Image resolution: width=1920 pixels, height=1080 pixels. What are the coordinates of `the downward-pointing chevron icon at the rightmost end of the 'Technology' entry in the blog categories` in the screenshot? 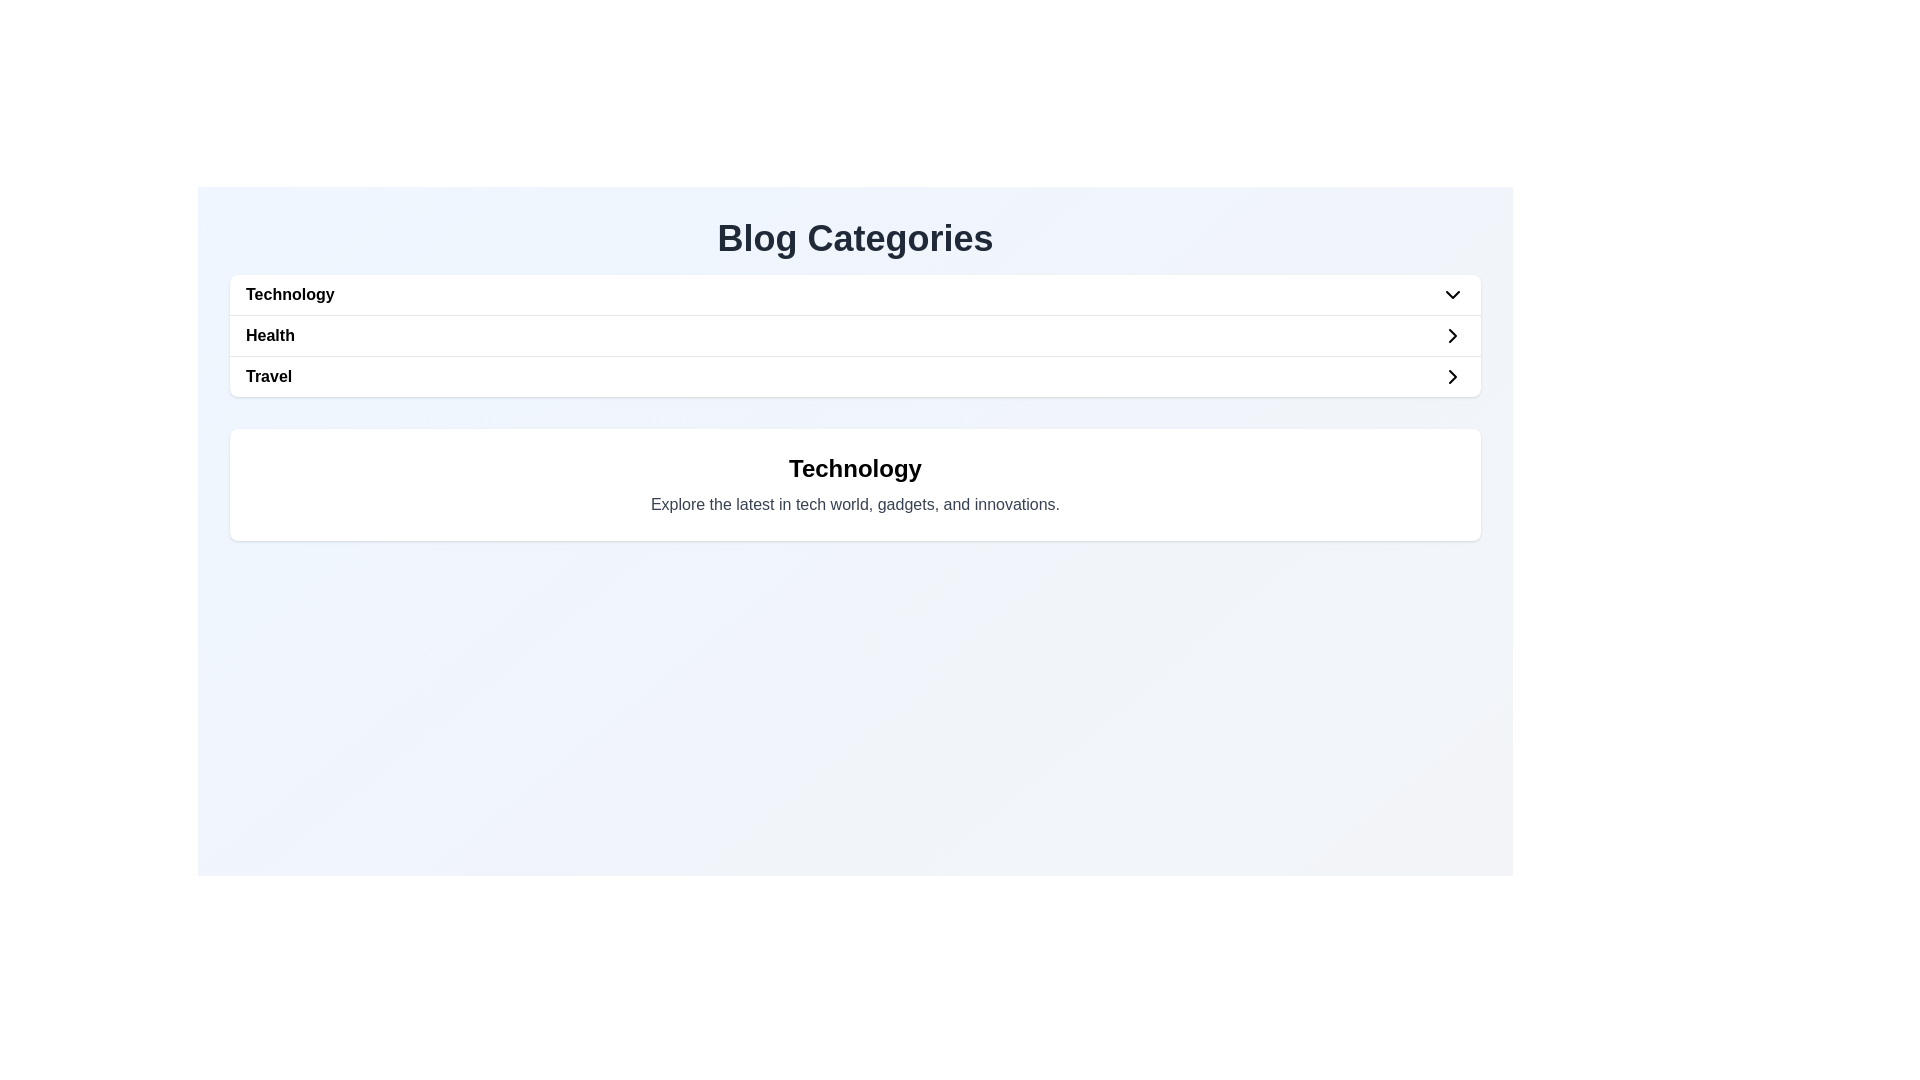 It's located at (1453, 294).